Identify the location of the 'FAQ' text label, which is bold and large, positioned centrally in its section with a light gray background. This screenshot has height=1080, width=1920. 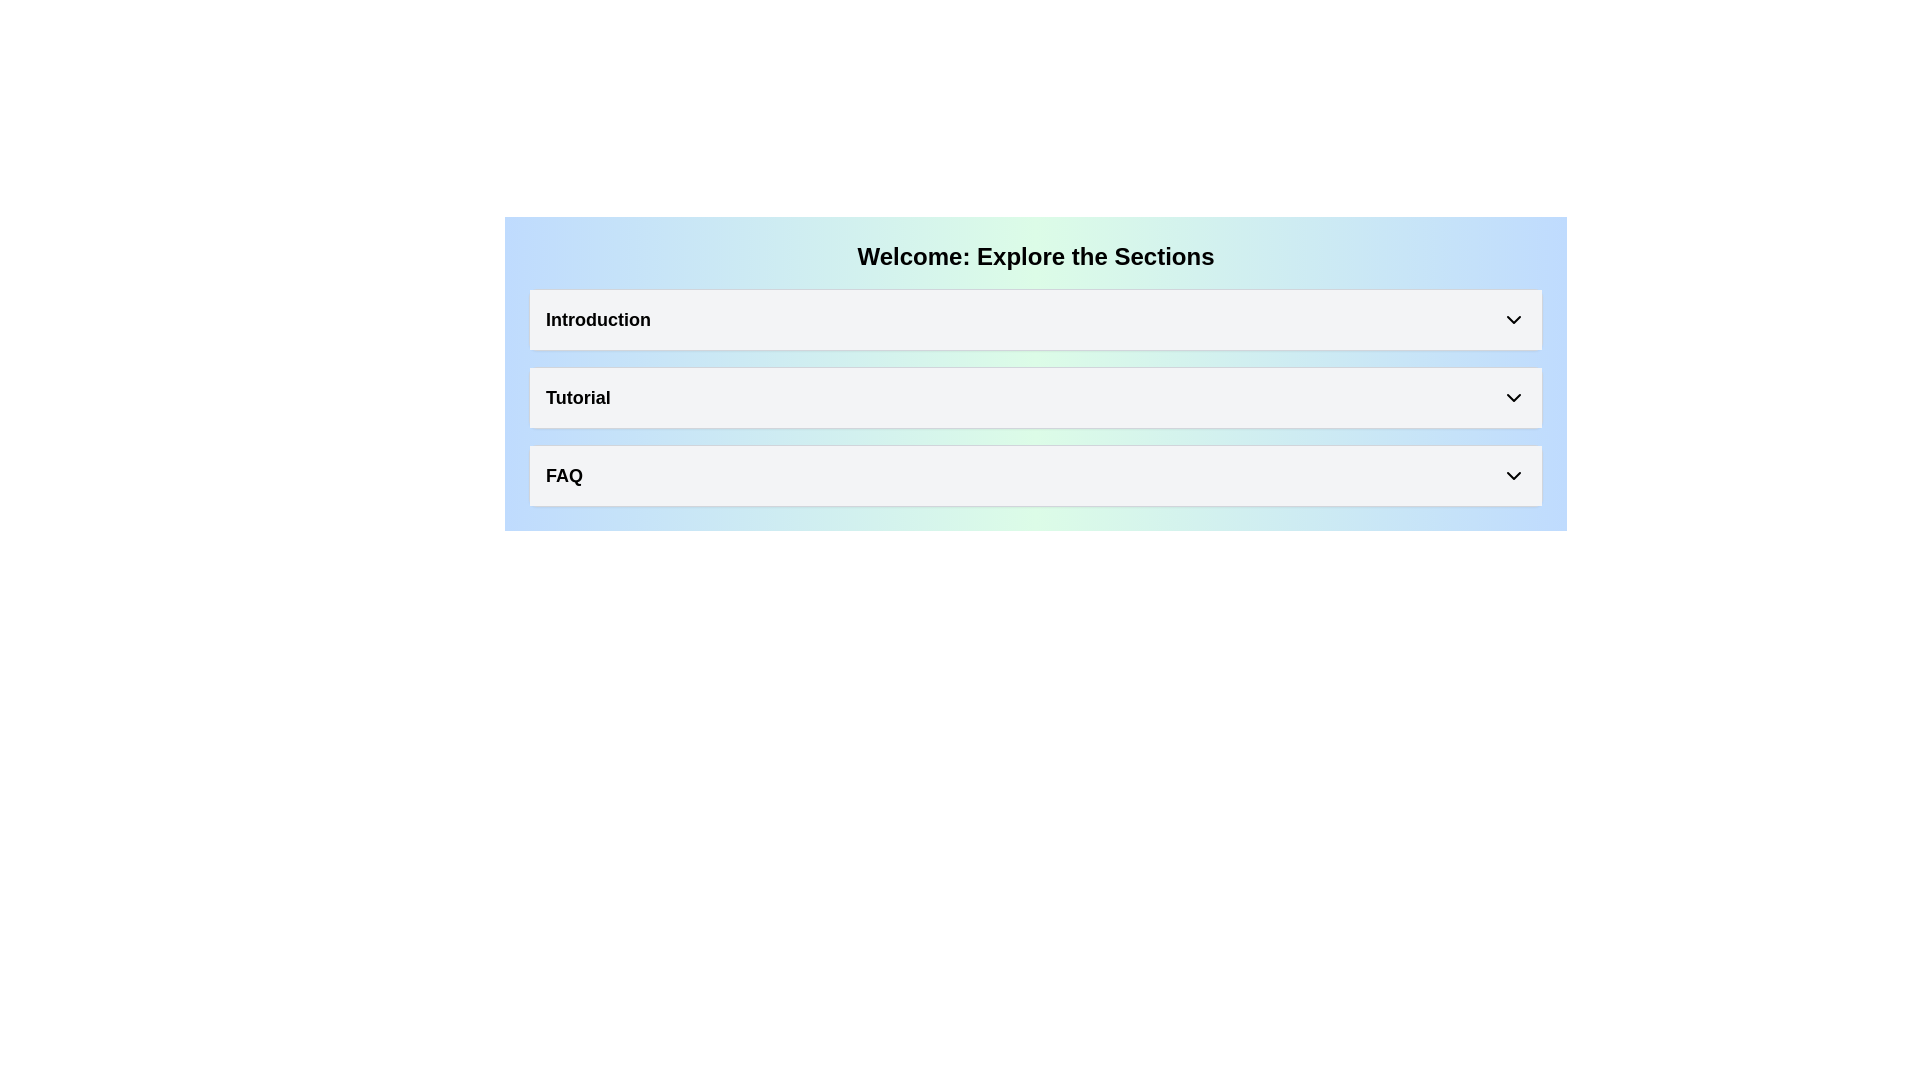
(563, 475).